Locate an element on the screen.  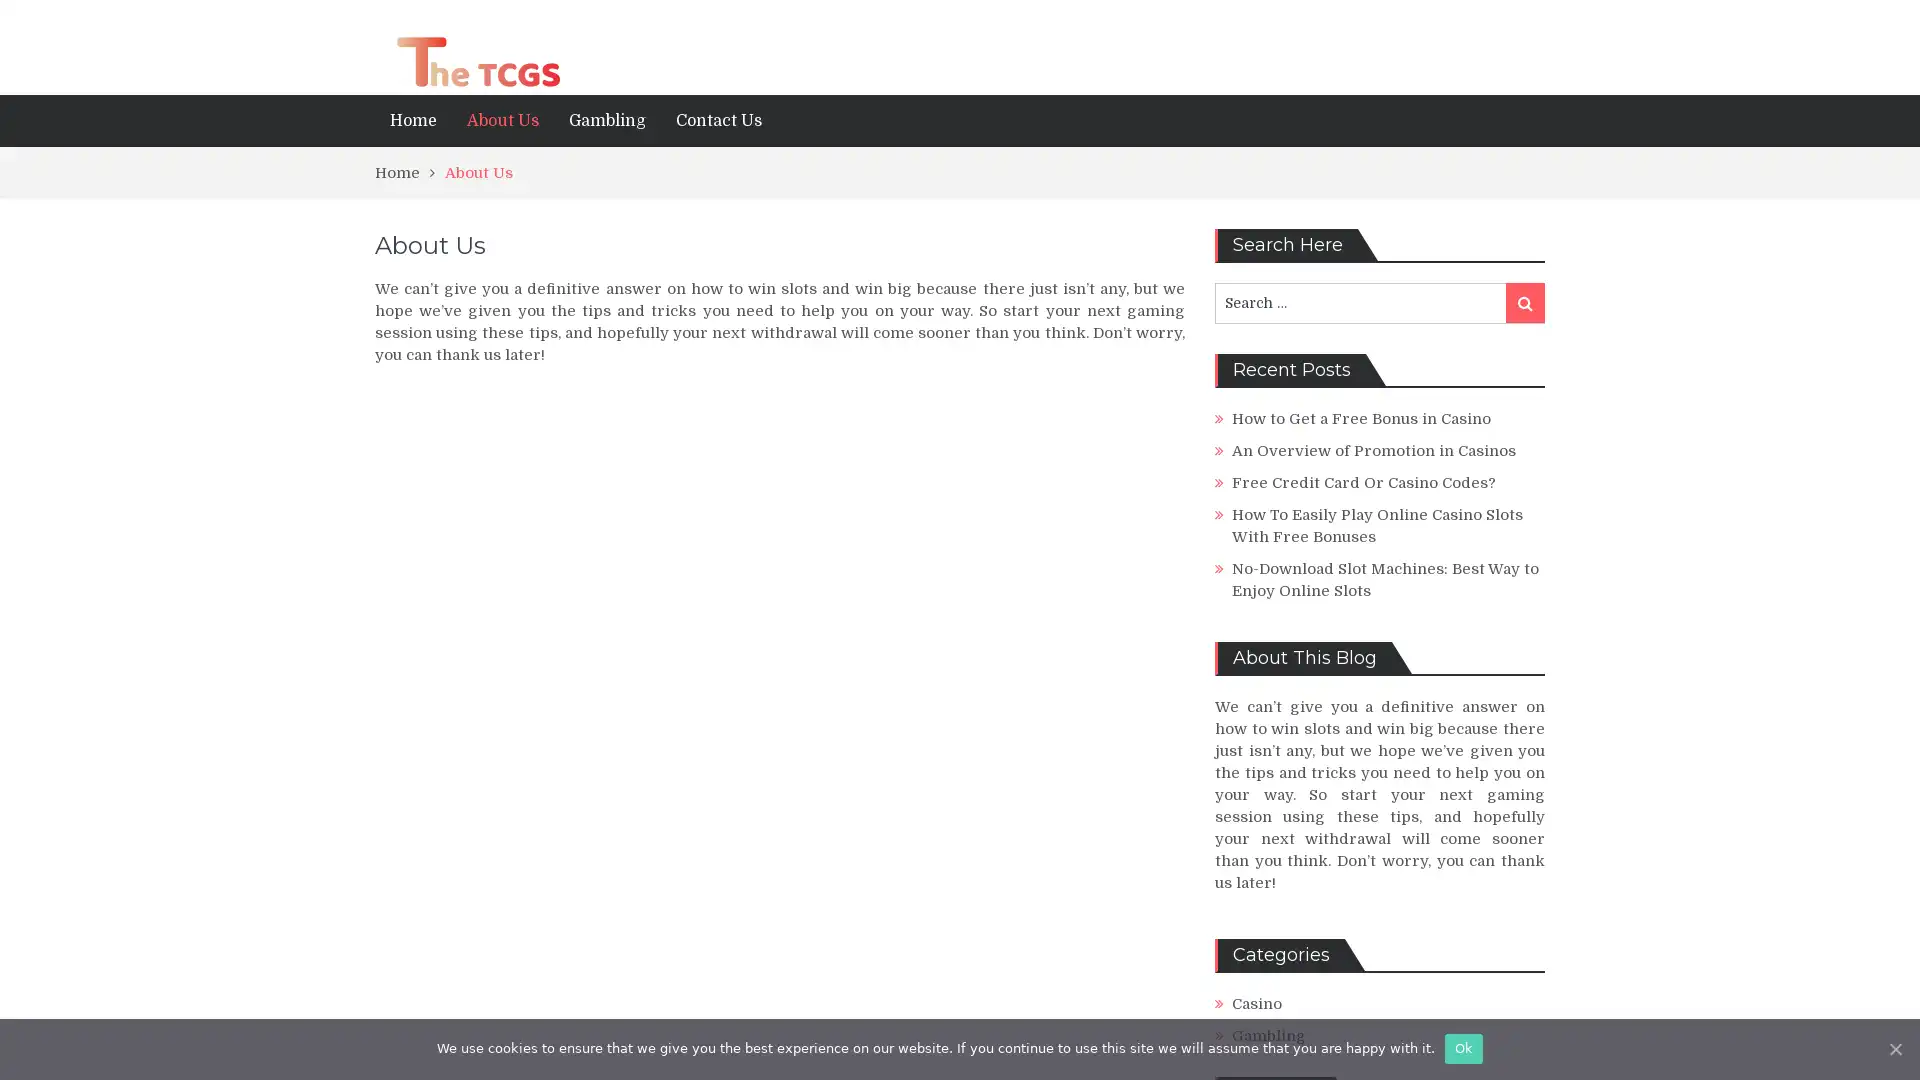
Search is located at coordinates (1524, 303).